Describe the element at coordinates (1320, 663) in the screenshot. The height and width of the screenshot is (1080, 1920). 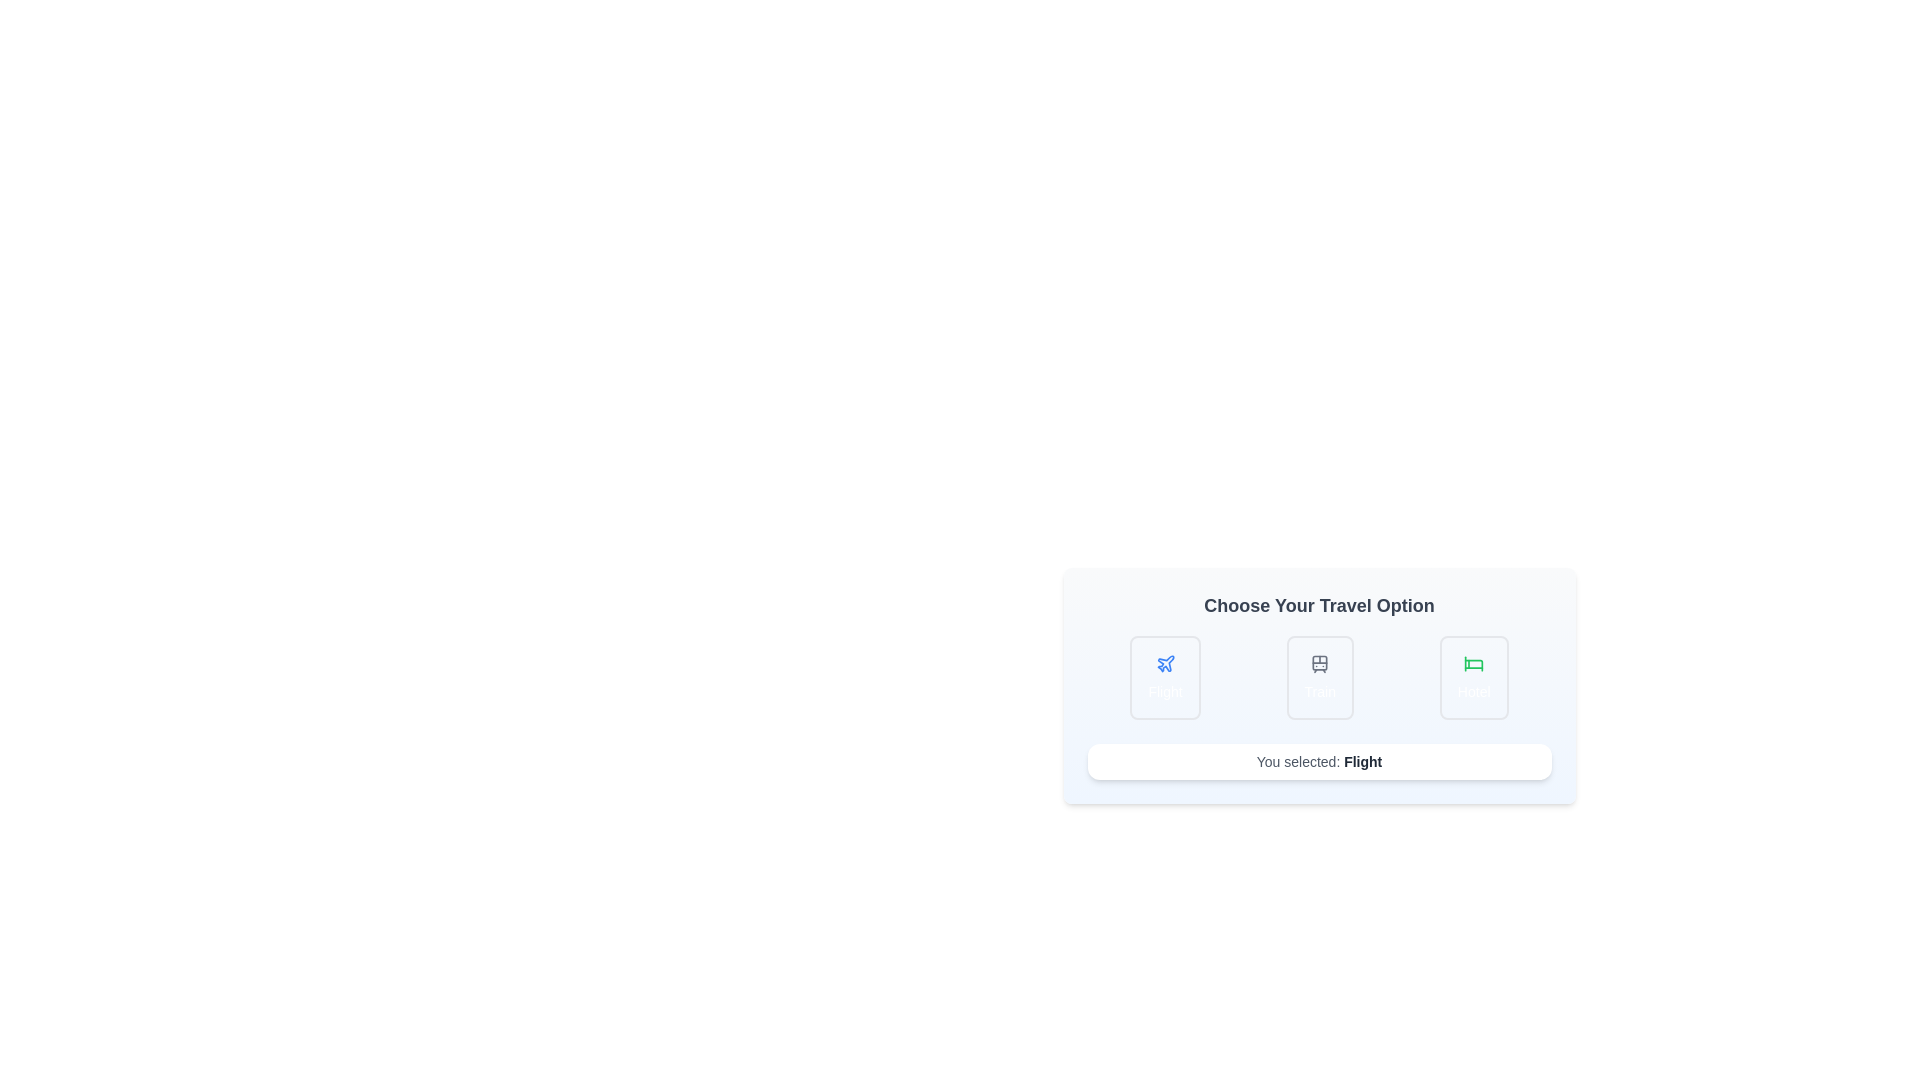
I see `the graphical icon component that is a rectangle with rounded corners, centrally located within the train icon among the three travel options` at that location.